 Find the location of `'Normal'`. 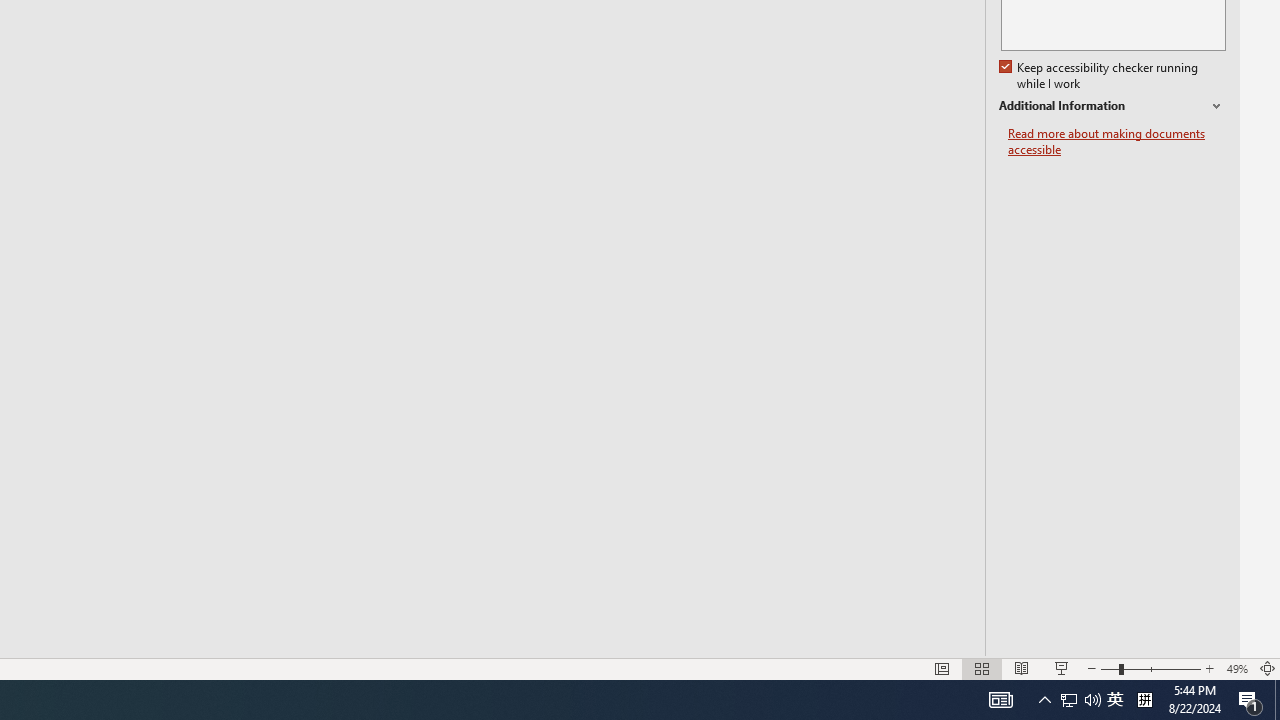

'Normal' is located at coordinates (941, 669).